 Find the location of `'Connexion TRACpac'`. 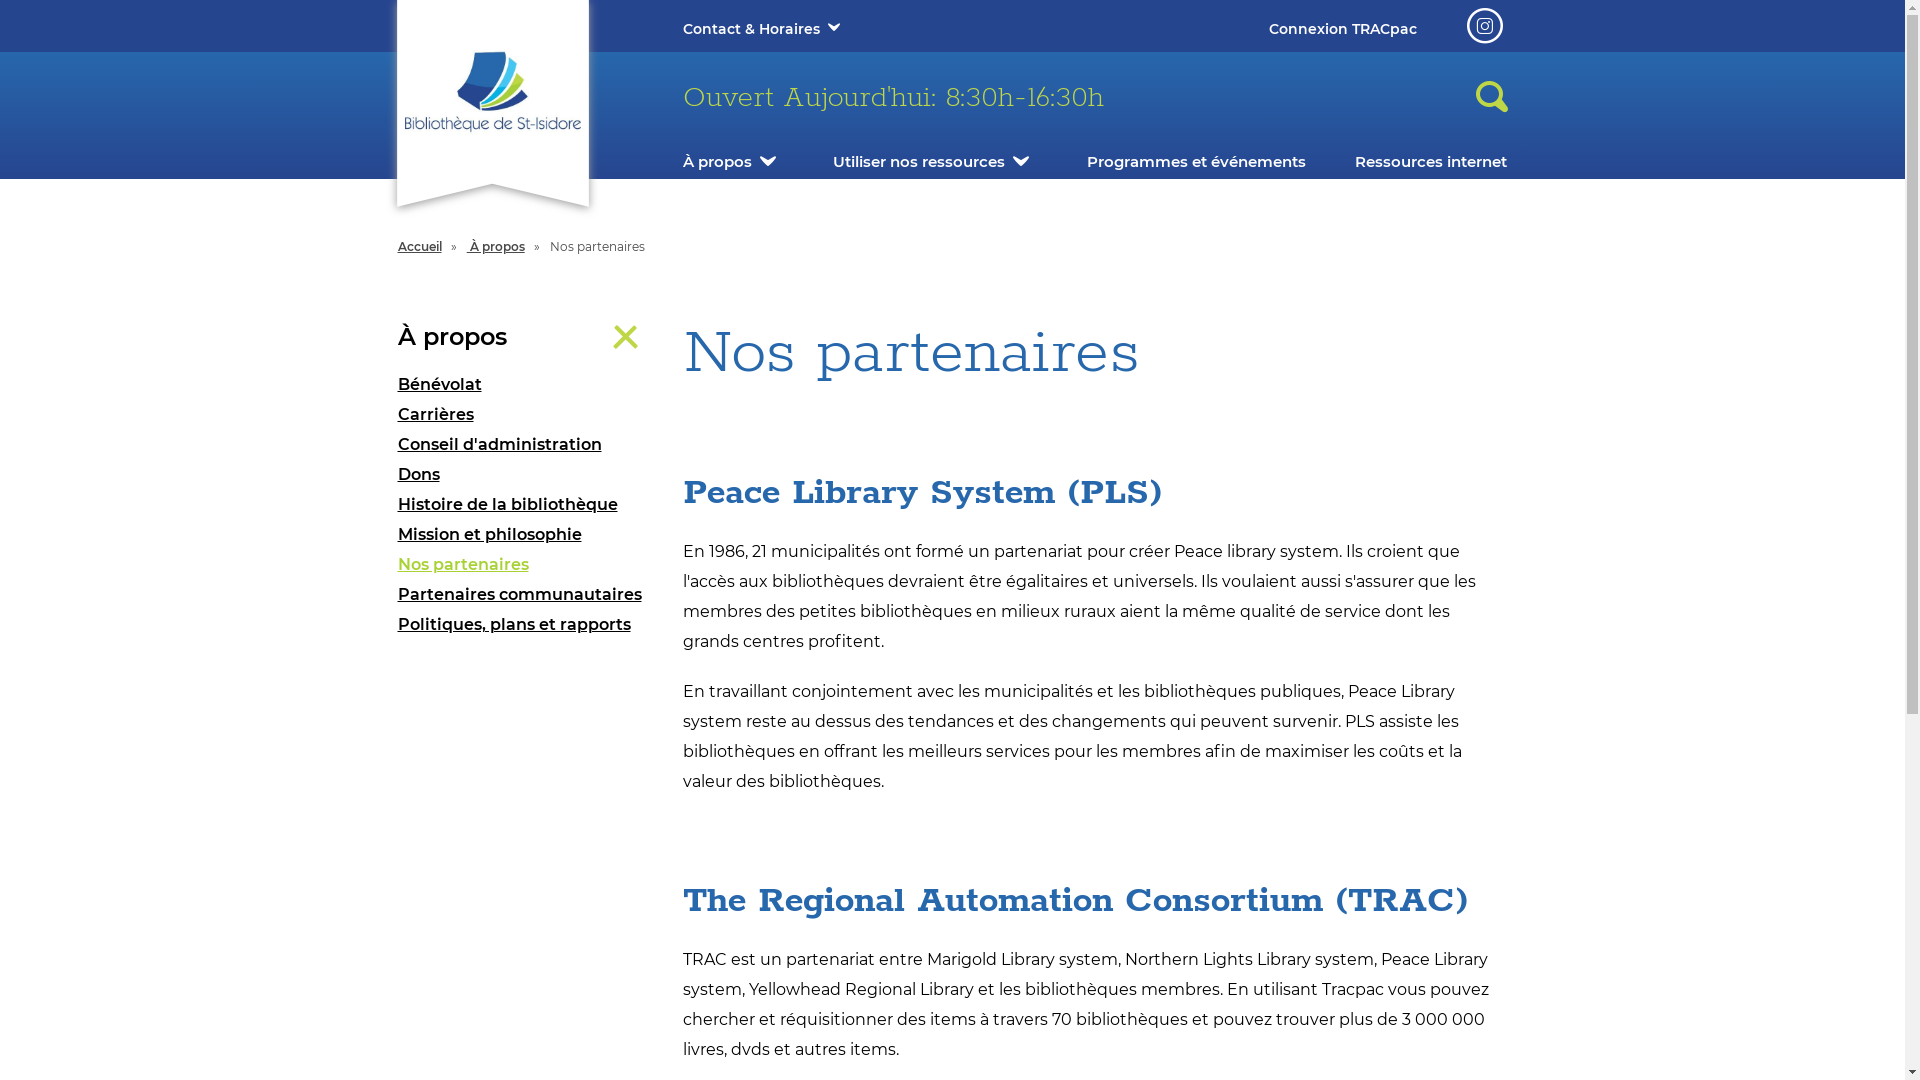

'Connexion TRACpac' is located at coordinates (1342, 29).